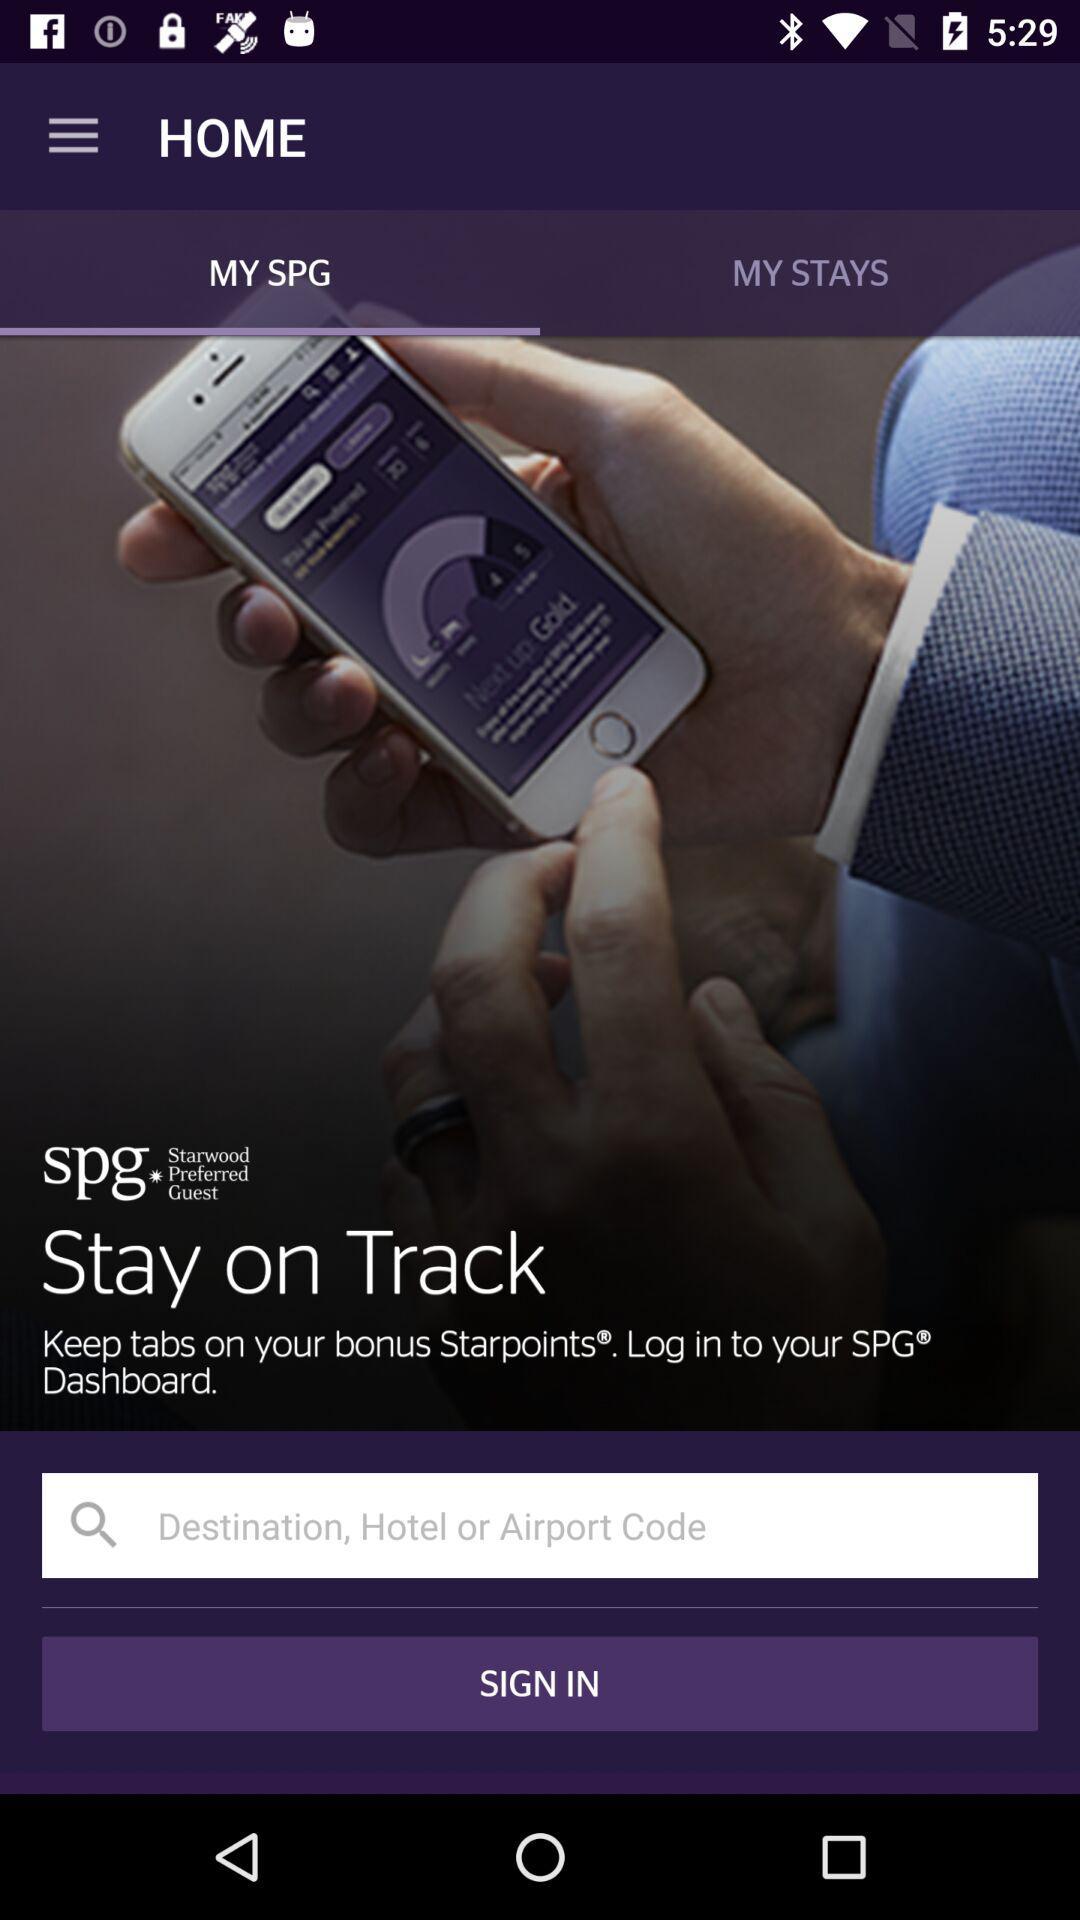  What do you see at coordinates (540, 1524) in the screenshot?
I see `item below the keep tabs on` at bounding box center [540, 1524].